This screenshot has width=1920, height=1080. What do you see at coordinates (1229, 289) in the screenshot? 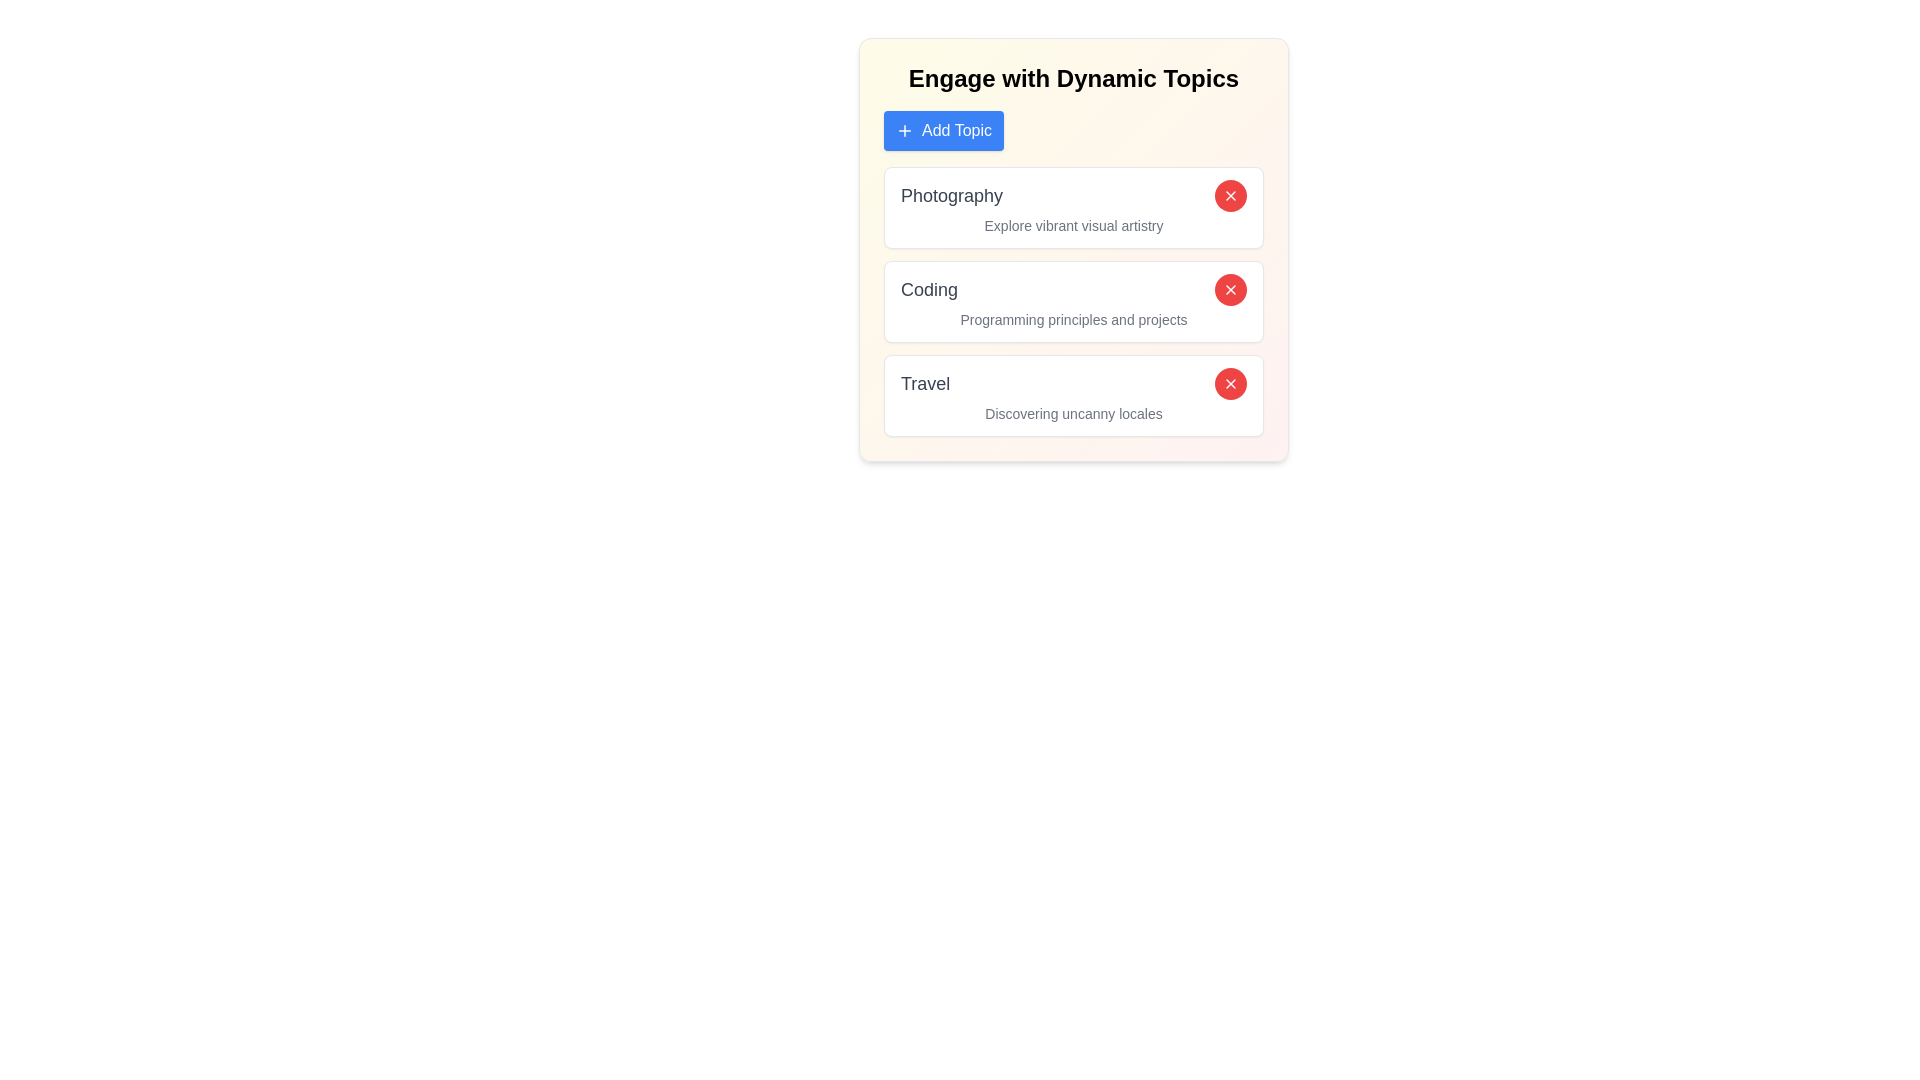
I see `red 'X' button next to the topic labeled Coding to remove it` at bounding box center [1229, 289].